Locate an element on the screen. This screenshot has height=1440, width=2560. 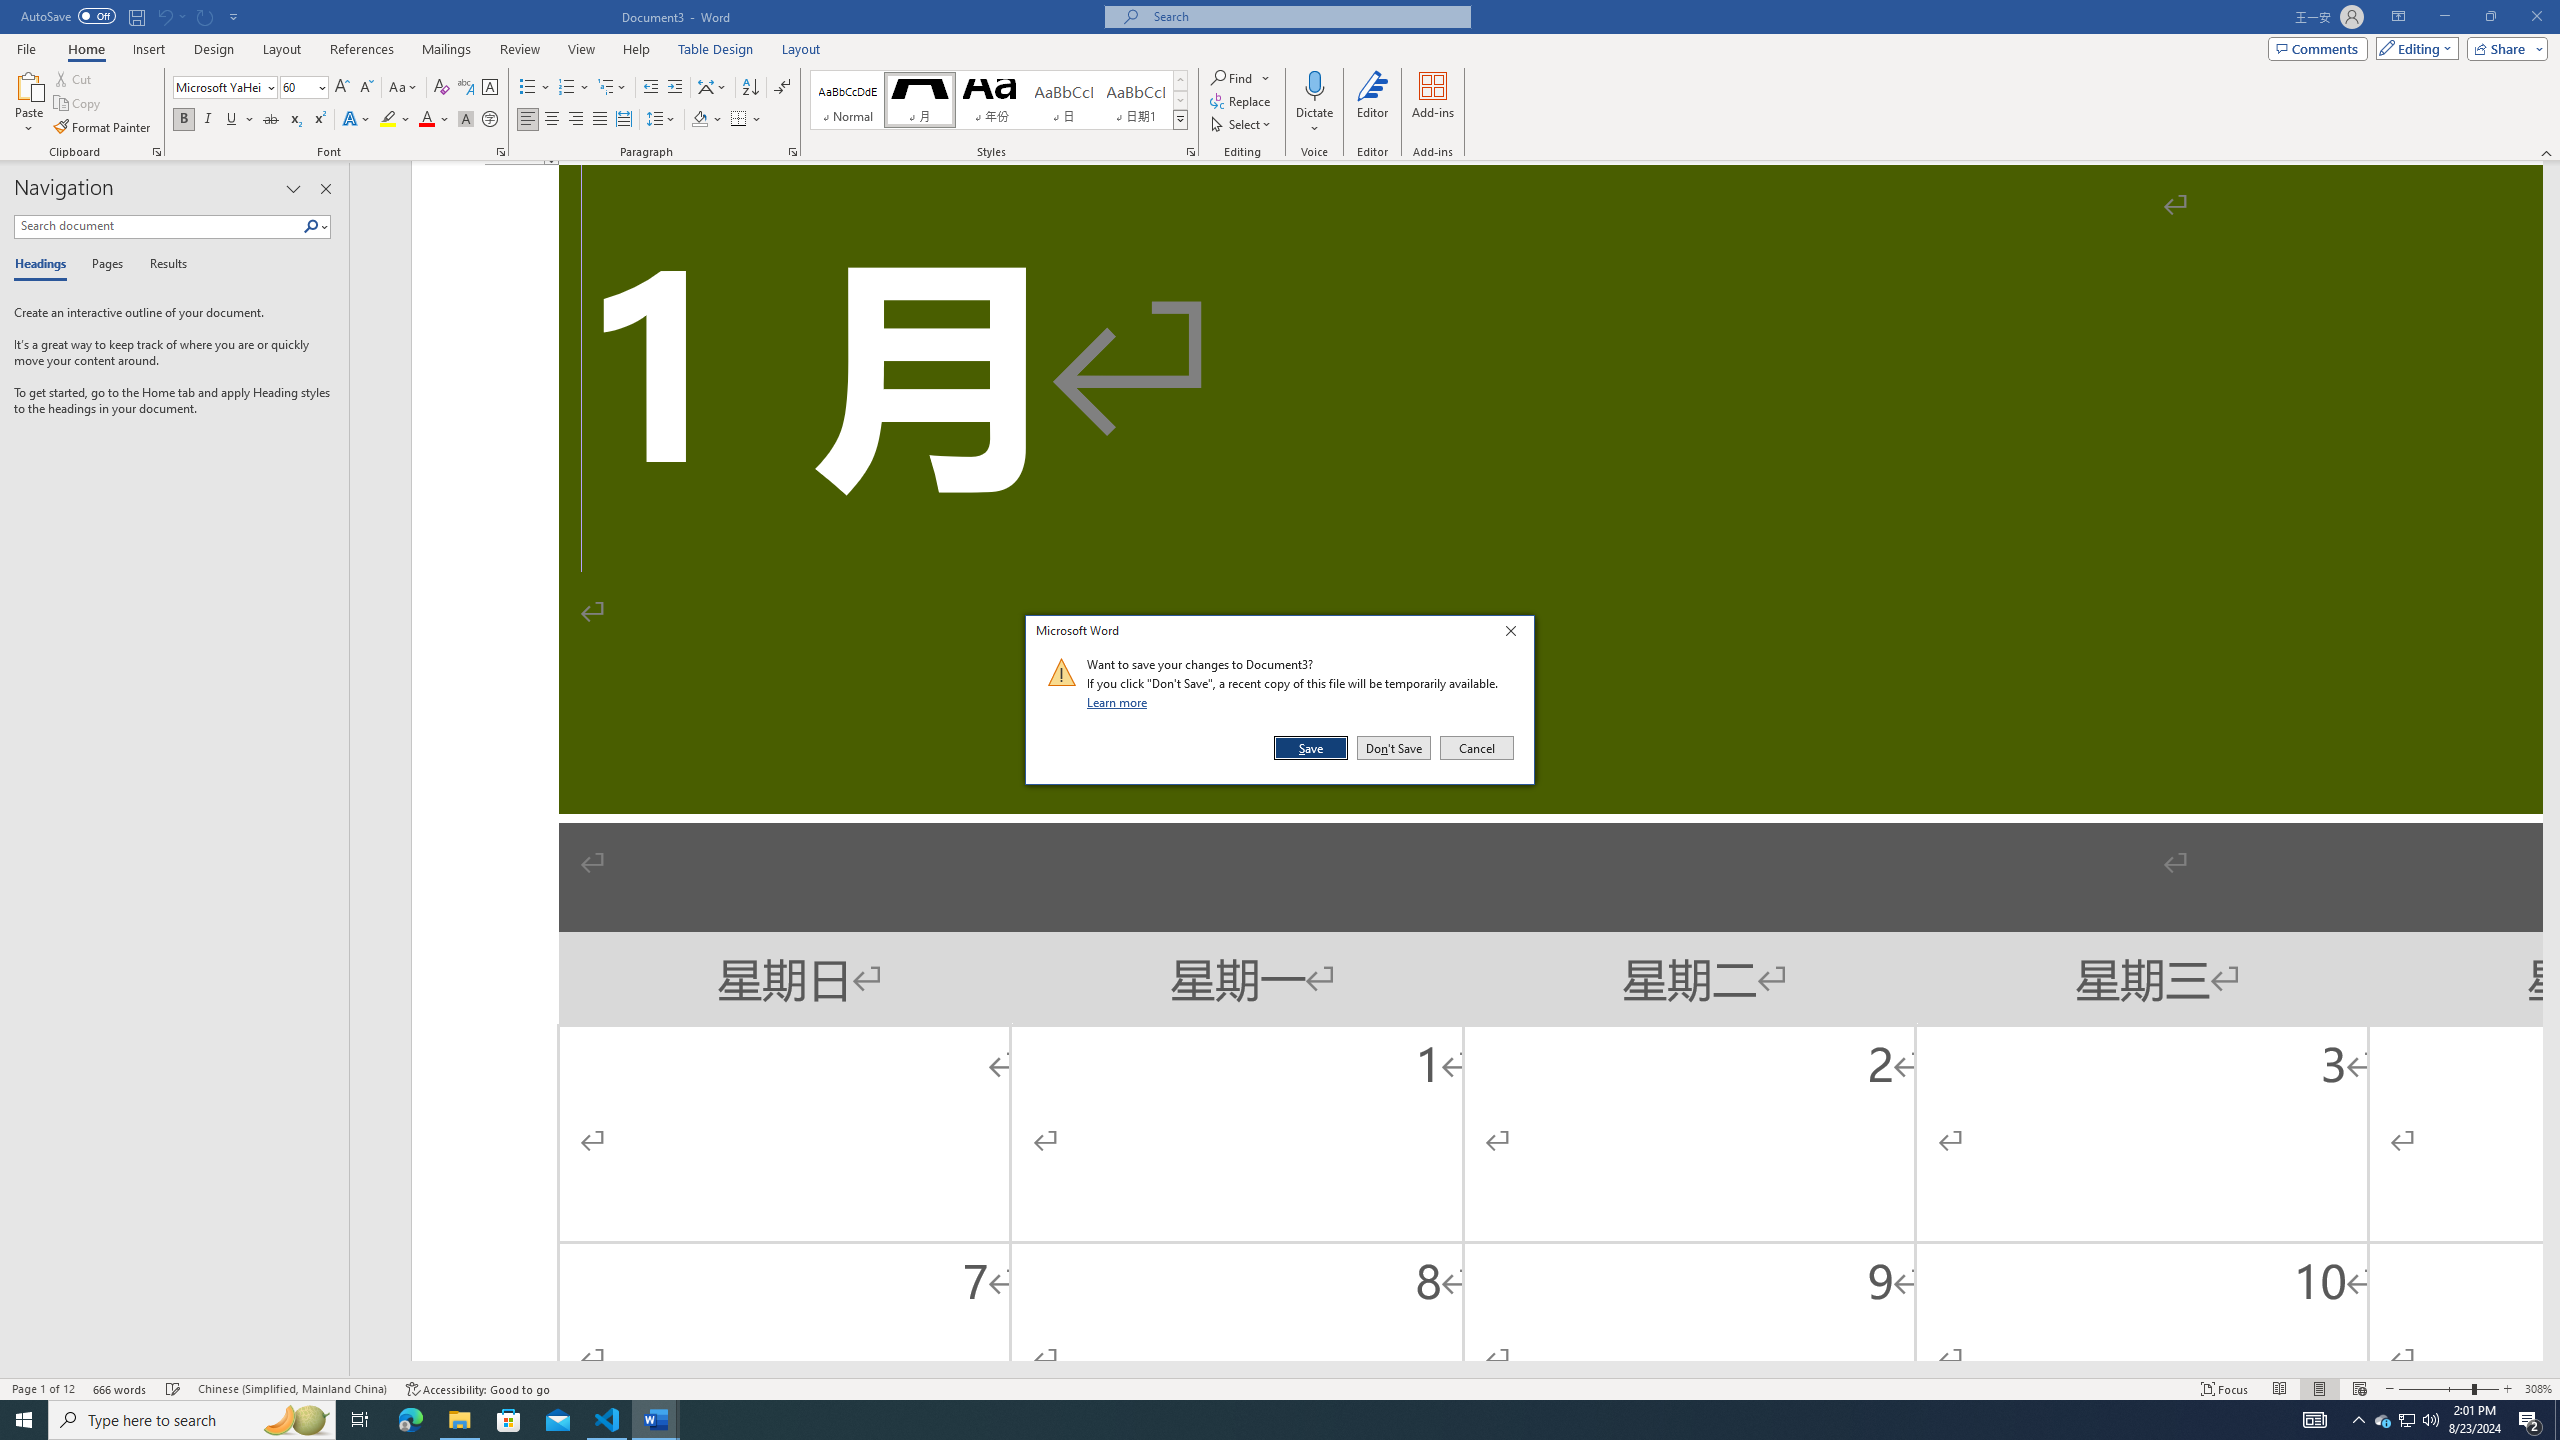
'Quick Access Toolbar' is located at coordinates (130, 16).